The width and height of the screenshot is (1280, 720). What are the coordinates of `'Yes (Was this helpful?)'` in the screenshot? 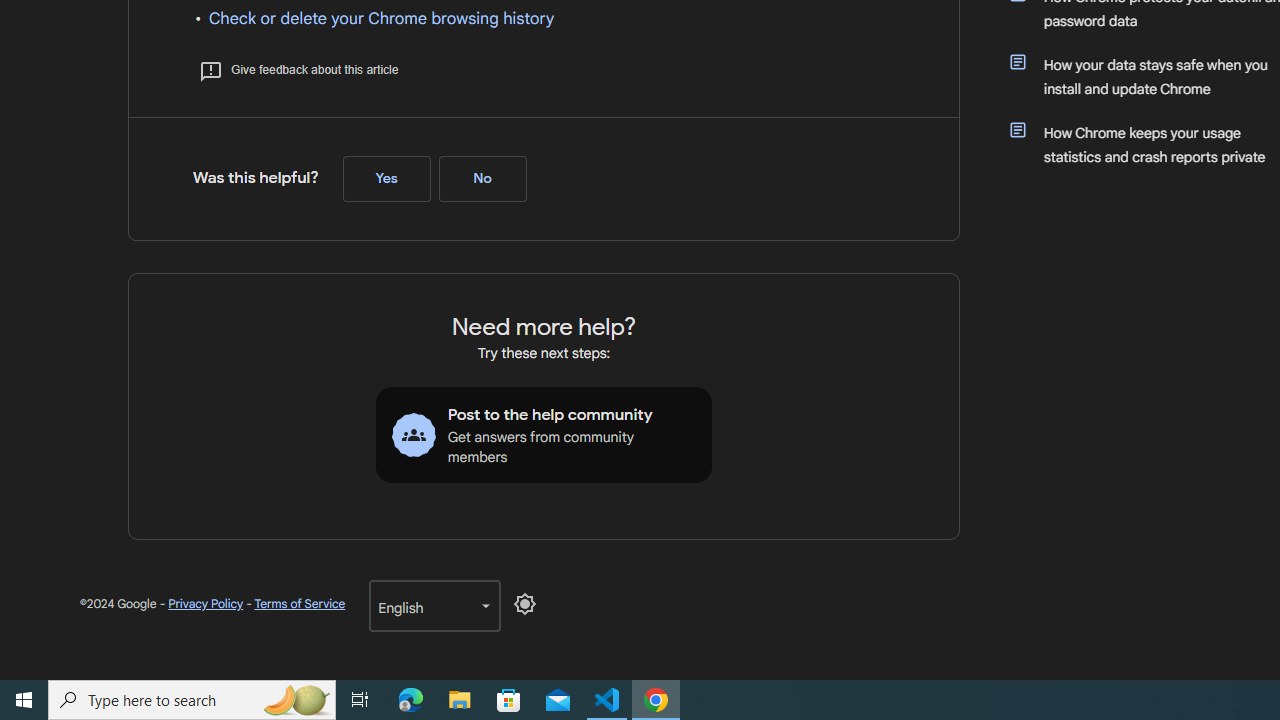 It's located at (386, 178).